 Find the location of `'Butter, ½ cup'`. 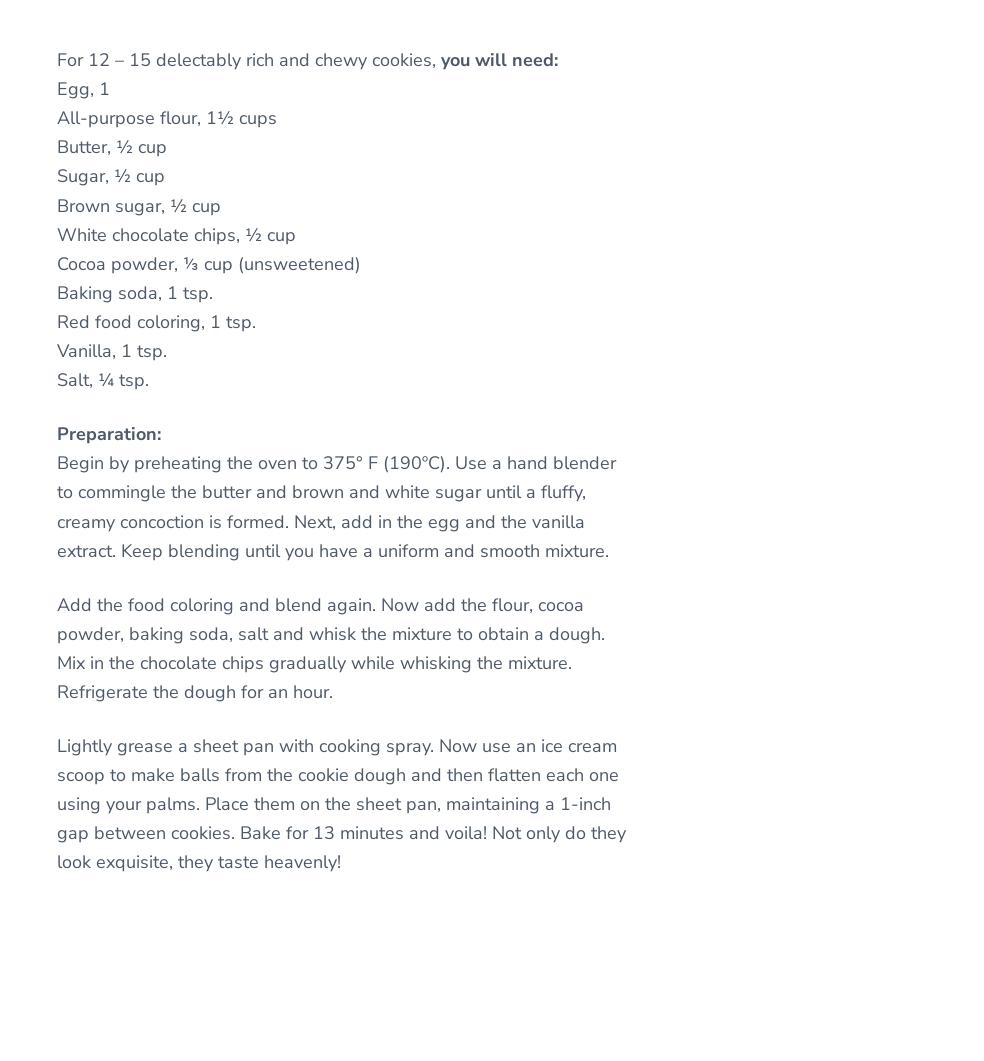

'Butter, ½ cup' is located at coordinates (110, 146).